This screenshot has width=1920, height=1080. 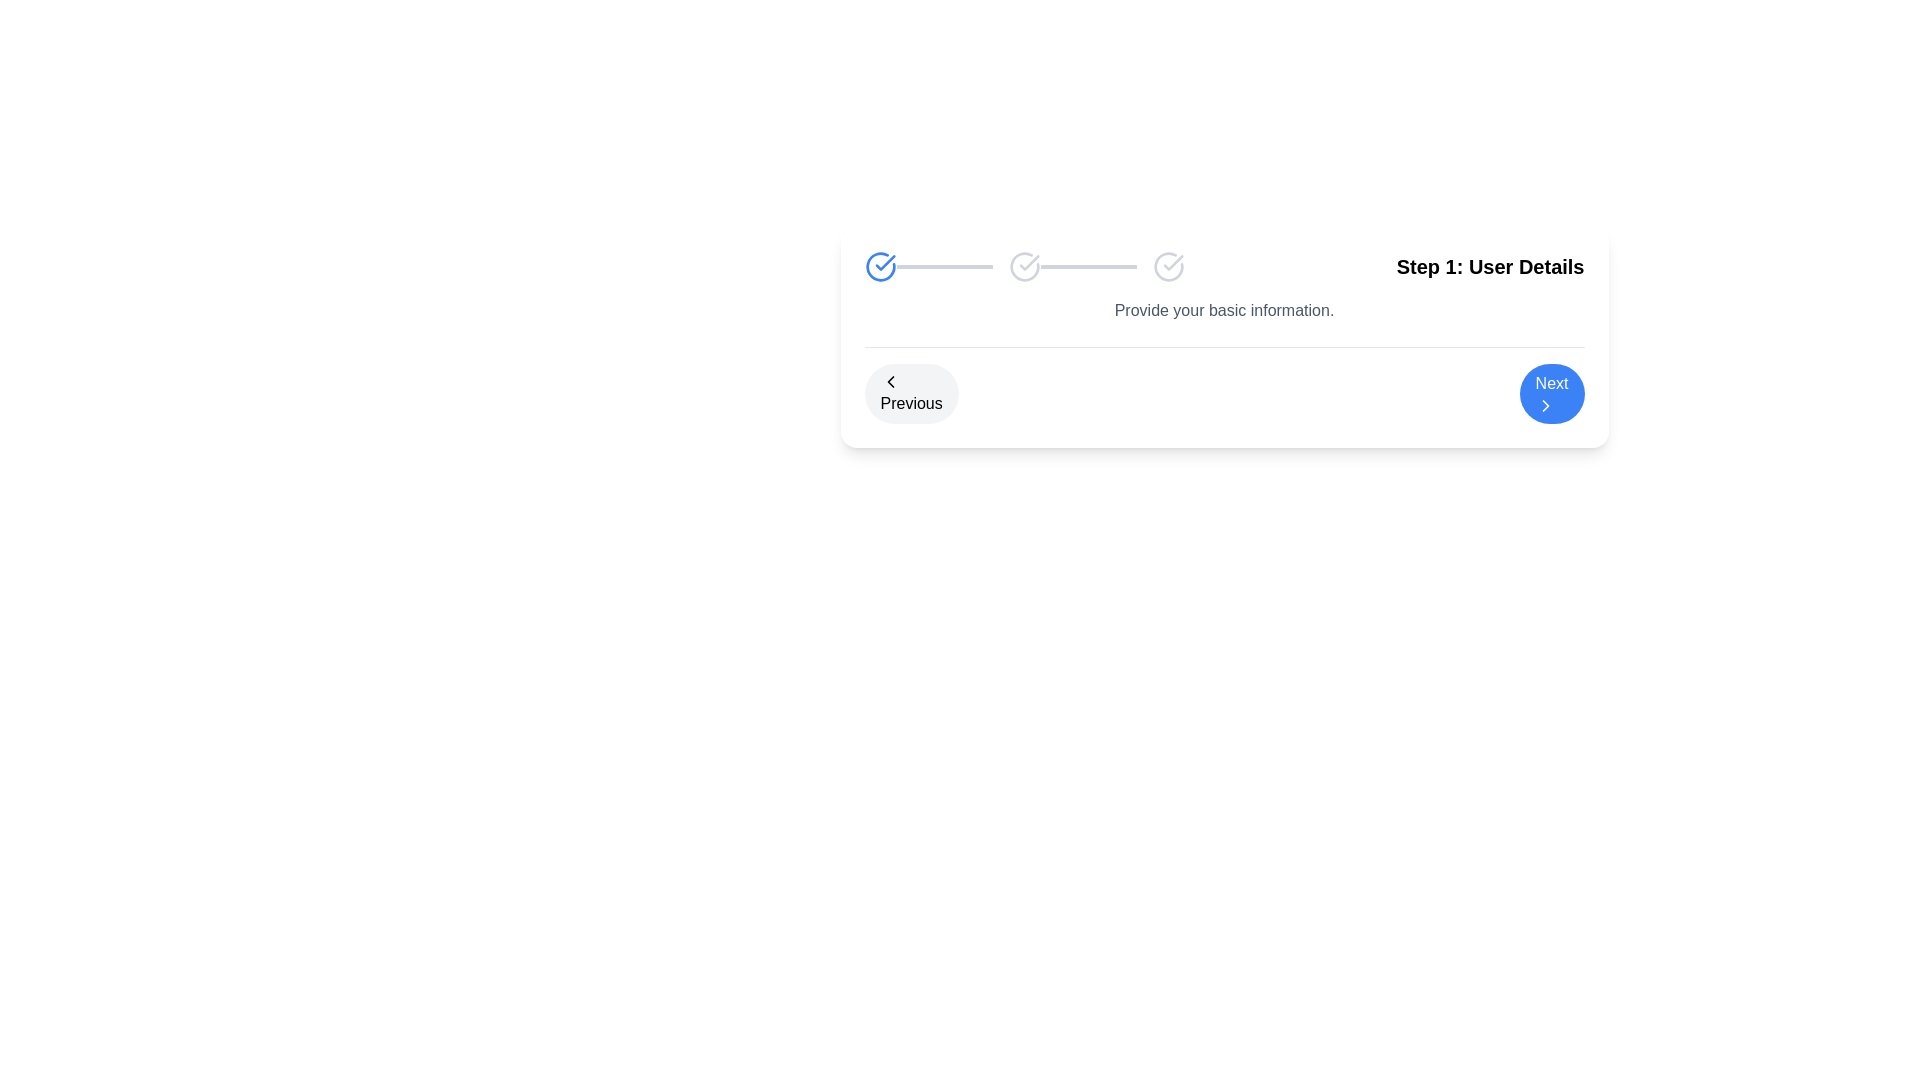 What do you see at coordinates (1024, 265) in the screenshot?
I see `the icon element representing a circle with a checkmark` at bounding box center [1024, 265].